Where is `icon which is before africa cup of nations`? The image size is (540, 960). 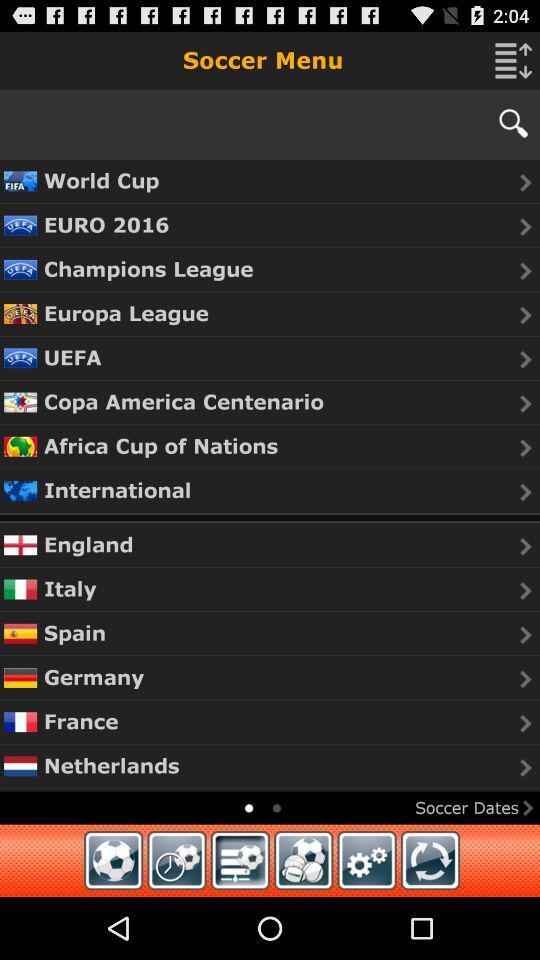 icon which is before africa cup of nations is located at coordinates (19, 446).